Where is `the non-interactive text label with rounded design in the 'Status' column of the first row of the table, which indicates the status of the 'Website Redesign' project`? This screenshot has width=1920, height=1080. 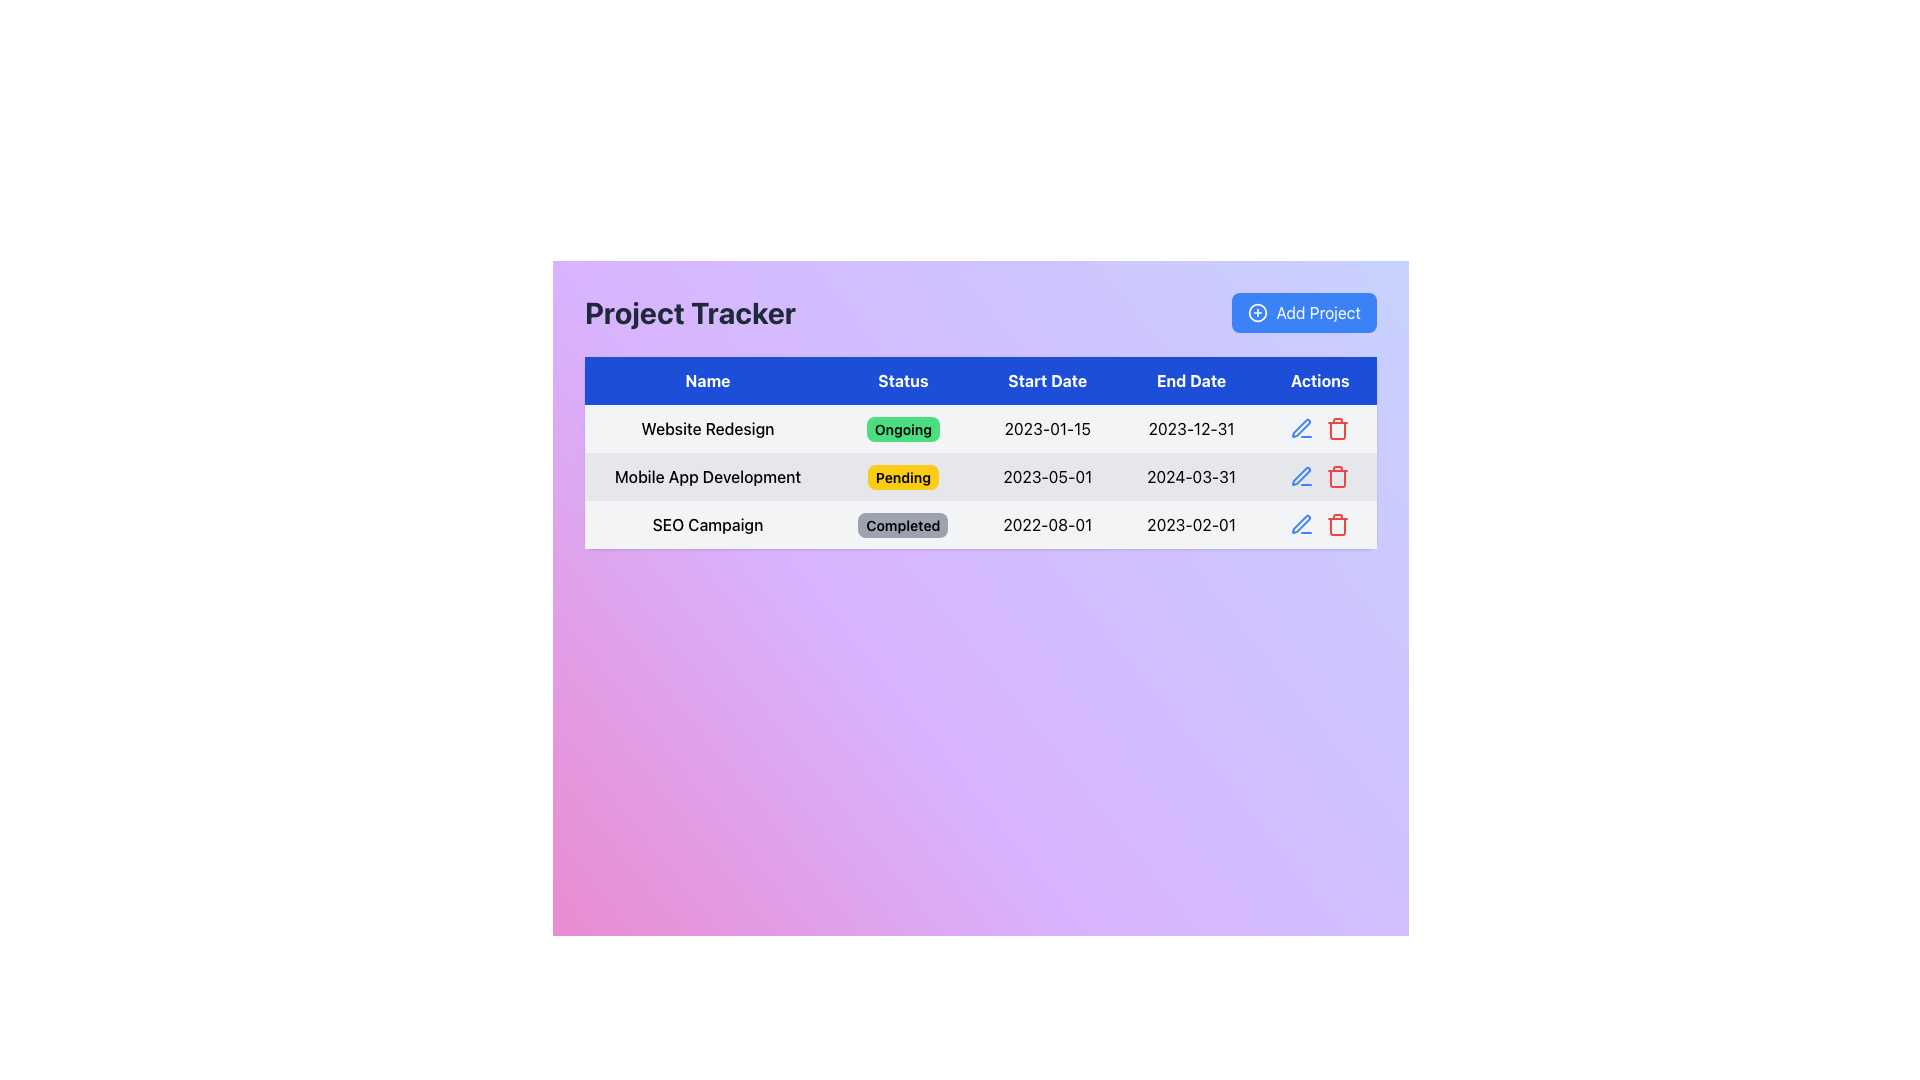
the non-interactive text label with rounded design in the 'Status' column of the first row of the table, which indicates the status of the 'Website Redesign' project is located at coordinates (902, 428).